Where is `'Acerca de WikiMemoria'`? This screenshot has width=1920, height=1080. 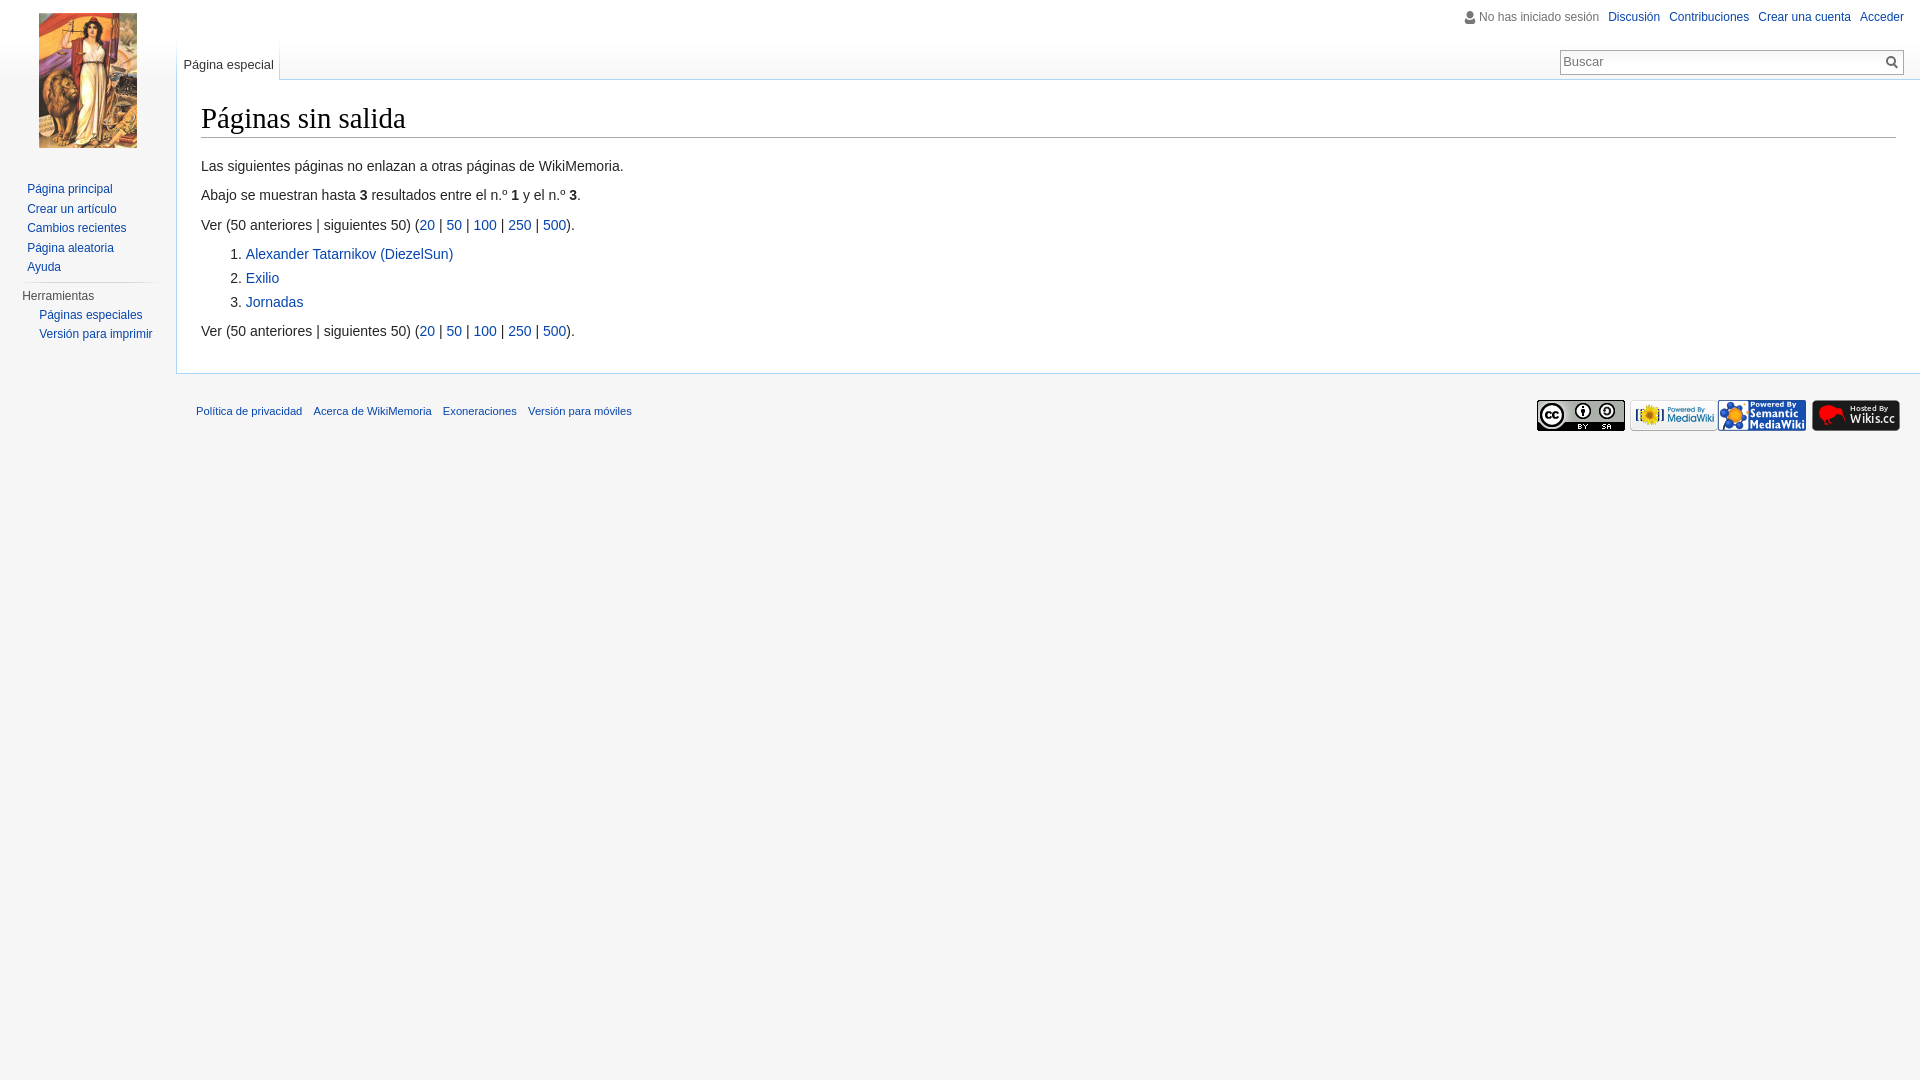
'Acerca de WikiMemoria' is located at coordinates (373, 410).